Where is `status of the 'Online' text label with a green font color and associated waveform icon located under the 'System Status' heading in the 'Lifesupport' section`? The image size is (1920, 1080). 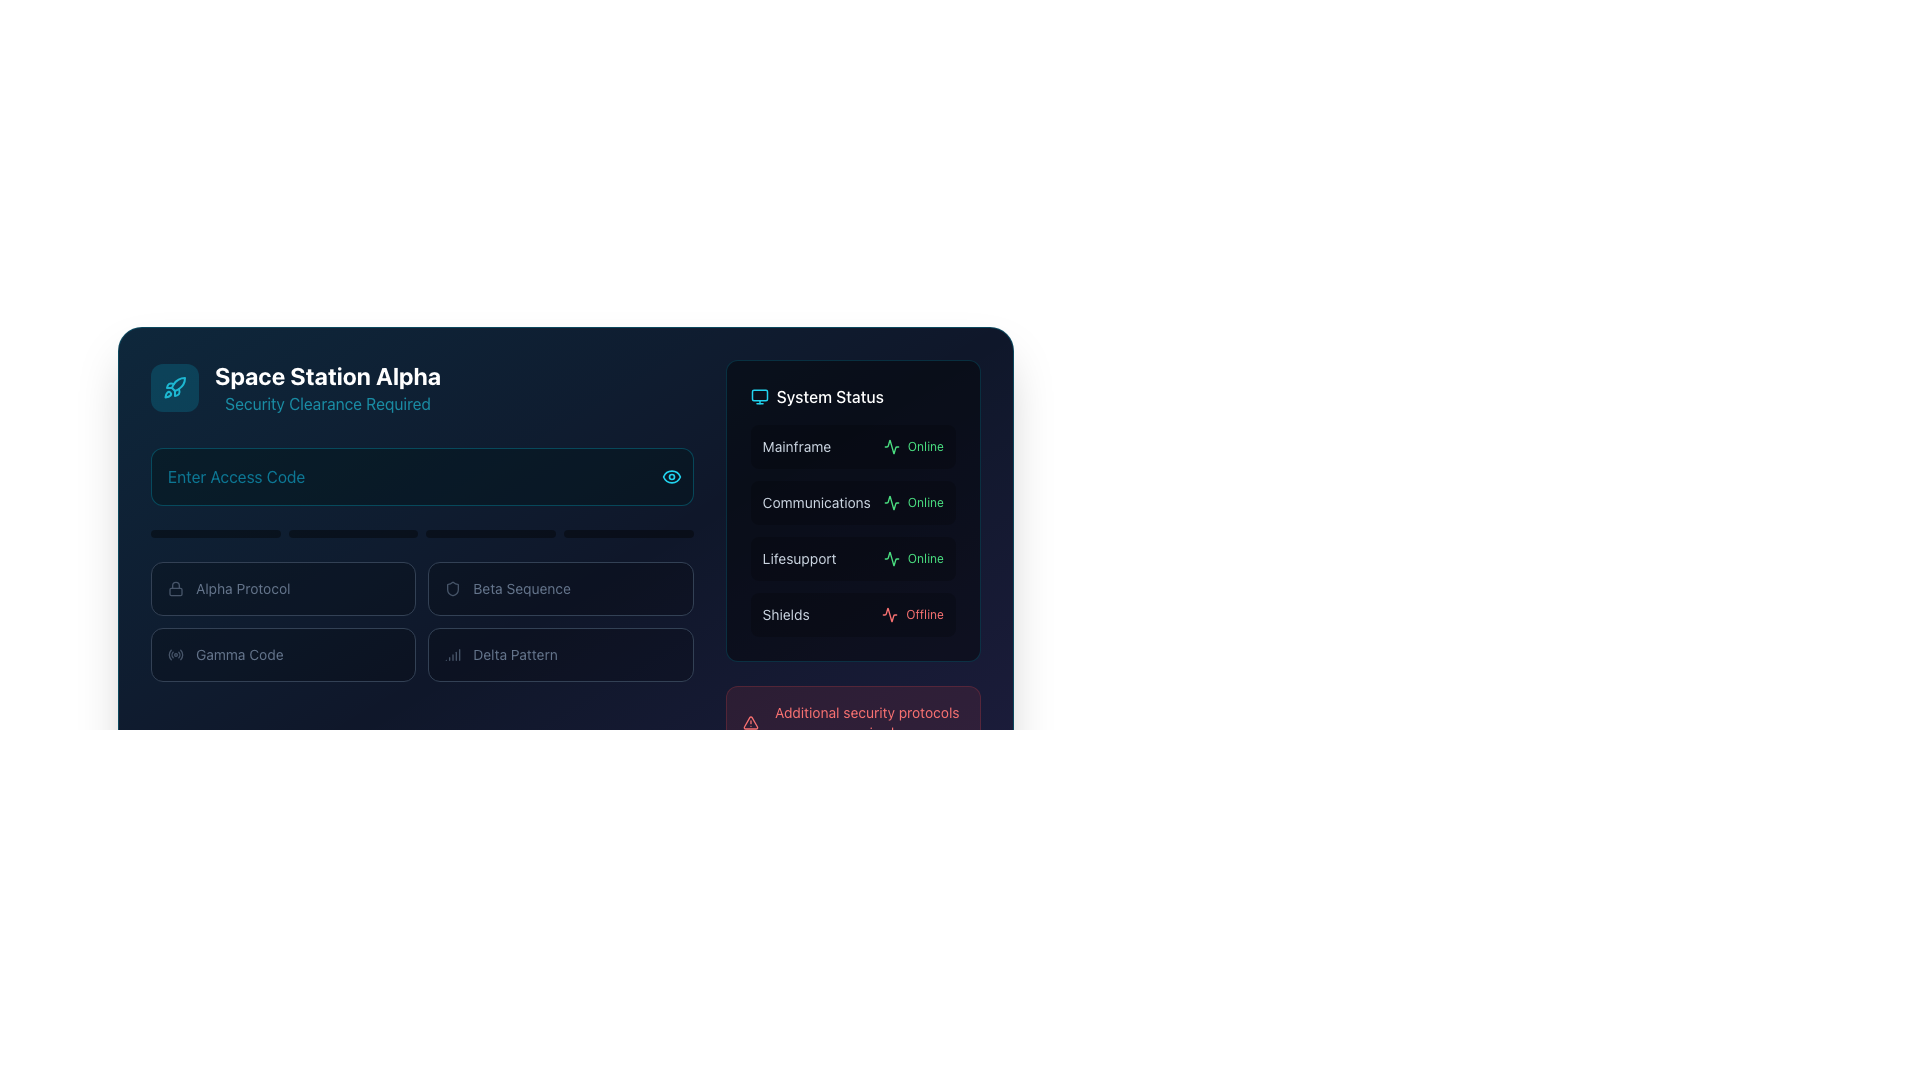
status of the 'Online' text label with a green font color and associated waveform icon located under the 'System Status' heading in the 'Lifesupport' section is located at coordinates (912, 559).